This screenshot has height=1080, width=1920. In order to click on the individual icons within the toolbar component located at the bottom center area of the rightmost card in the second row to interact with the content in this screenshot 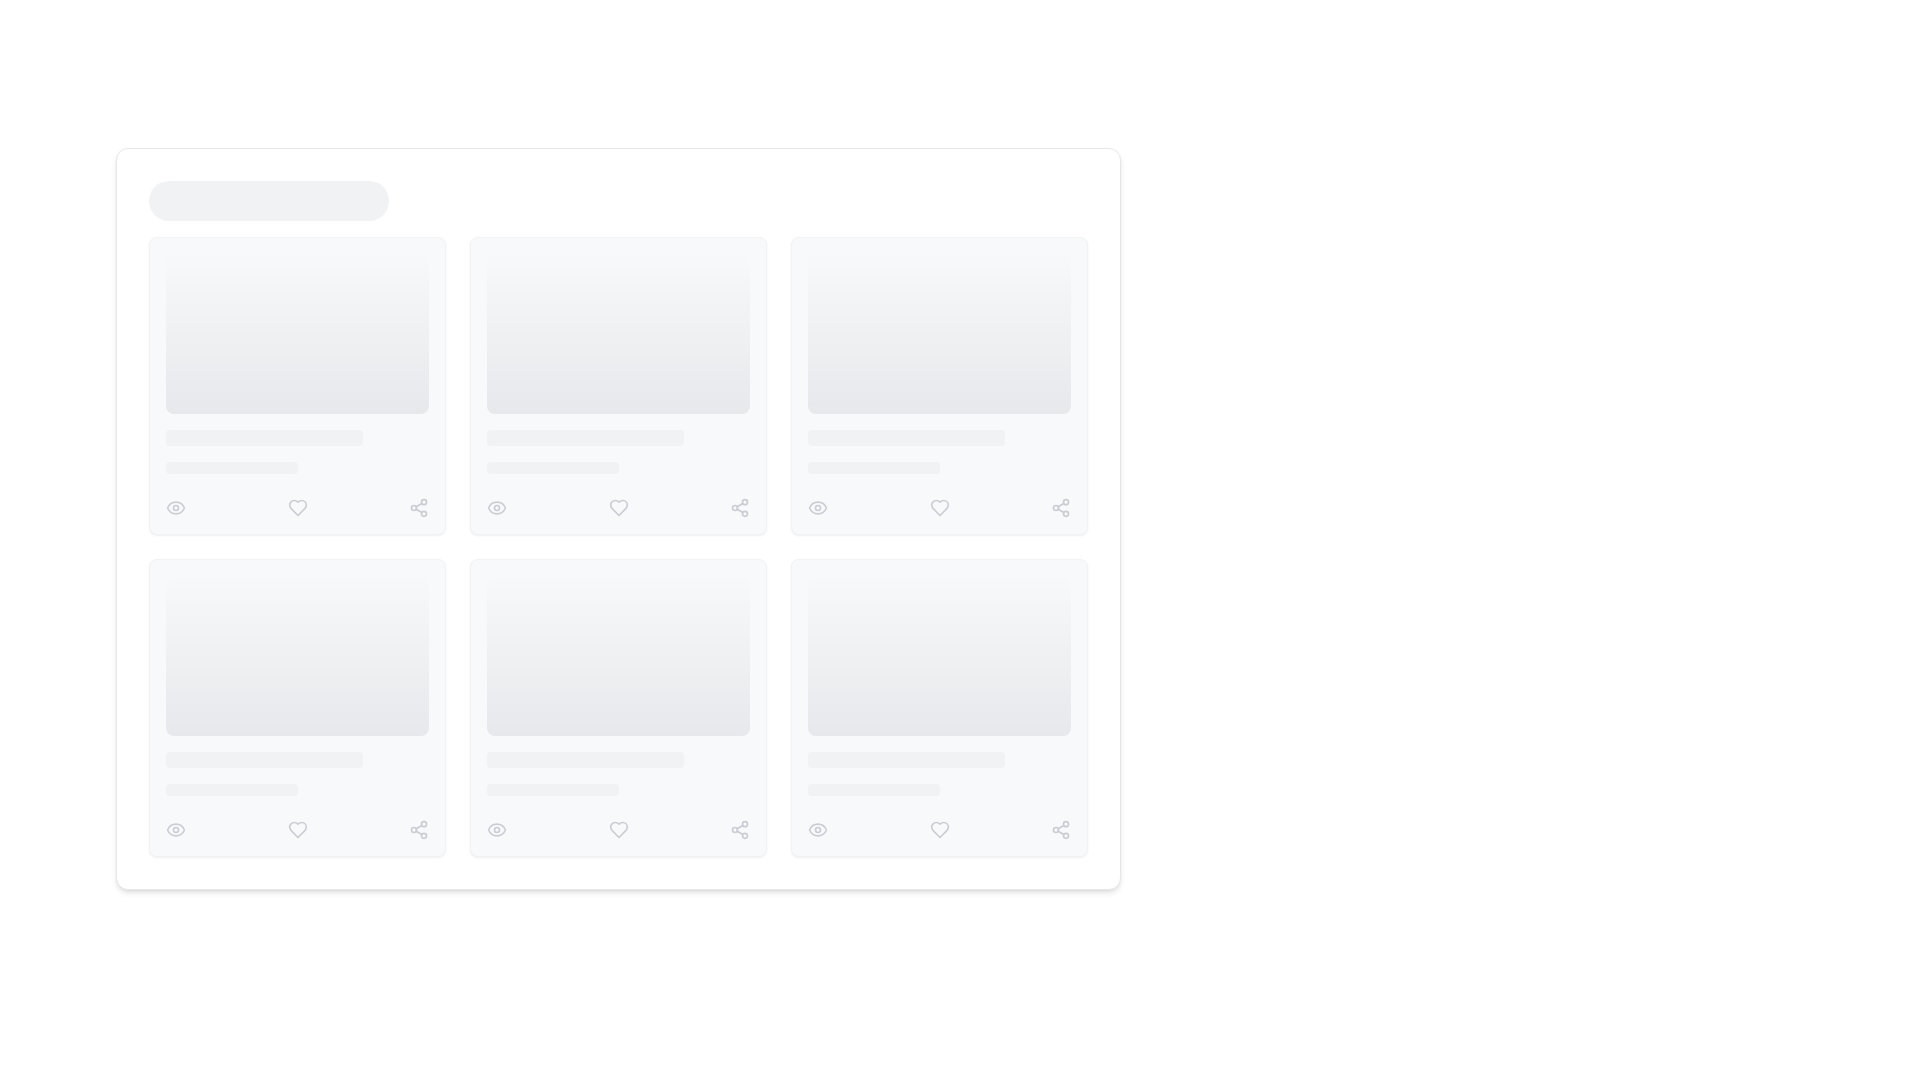, I will do `click(938, 825)`.